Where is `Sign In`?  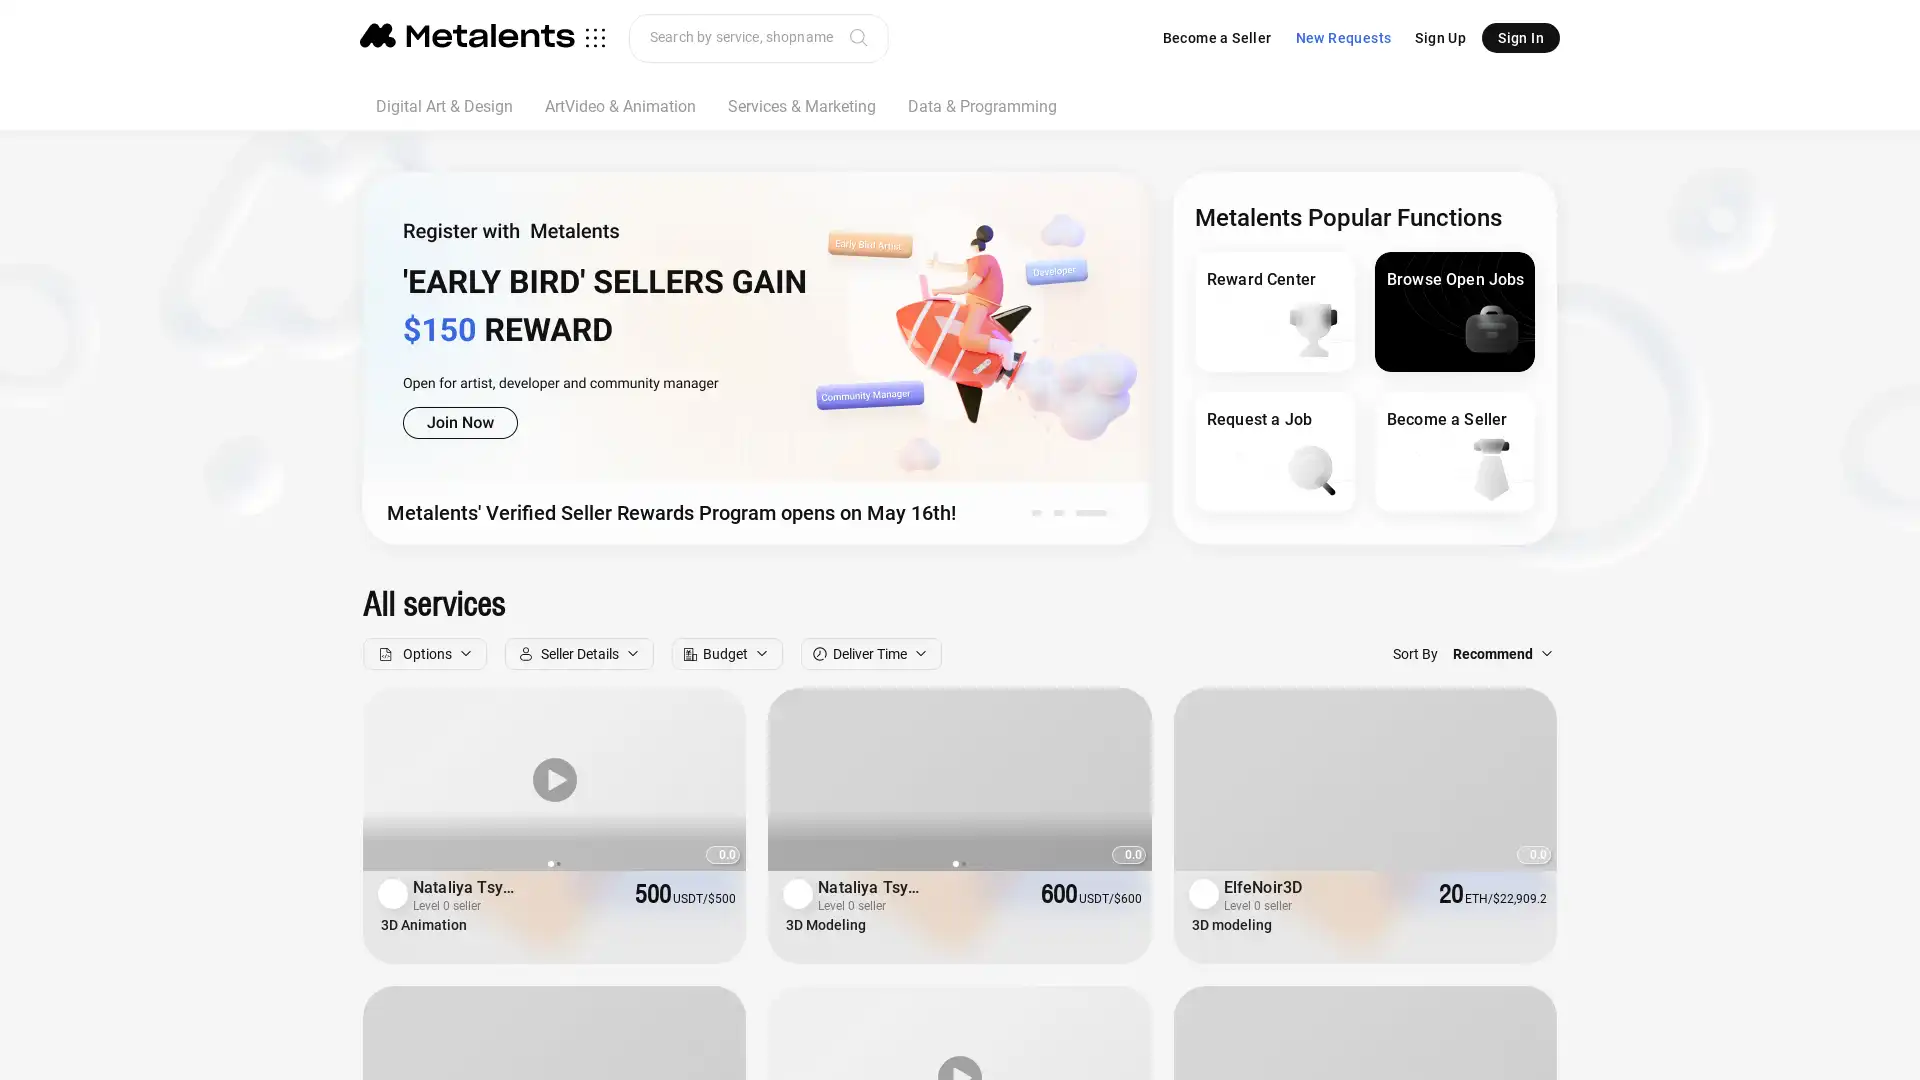
Sign In is located at coordinates (1520, 38).